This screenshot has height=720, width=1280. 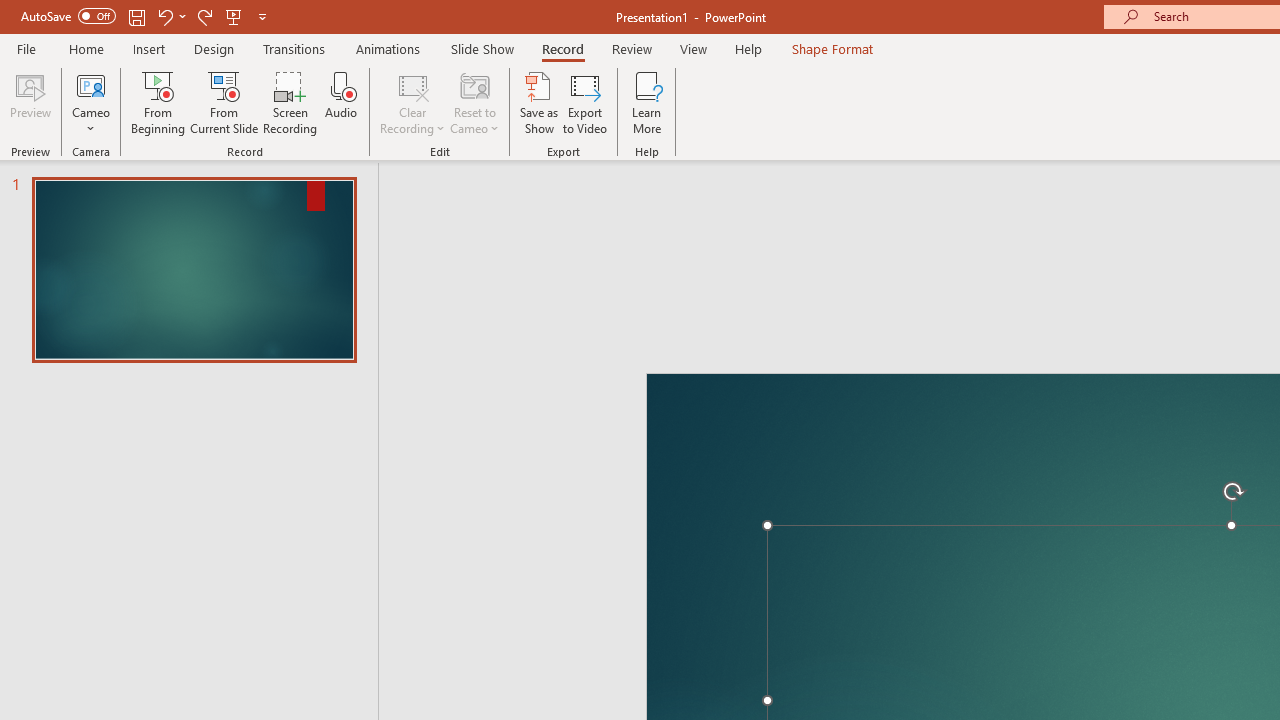 What do you see at coordinates (539, 103) in the screenshot?
I see `'Save as Show'` at bounding box center [539, 103].